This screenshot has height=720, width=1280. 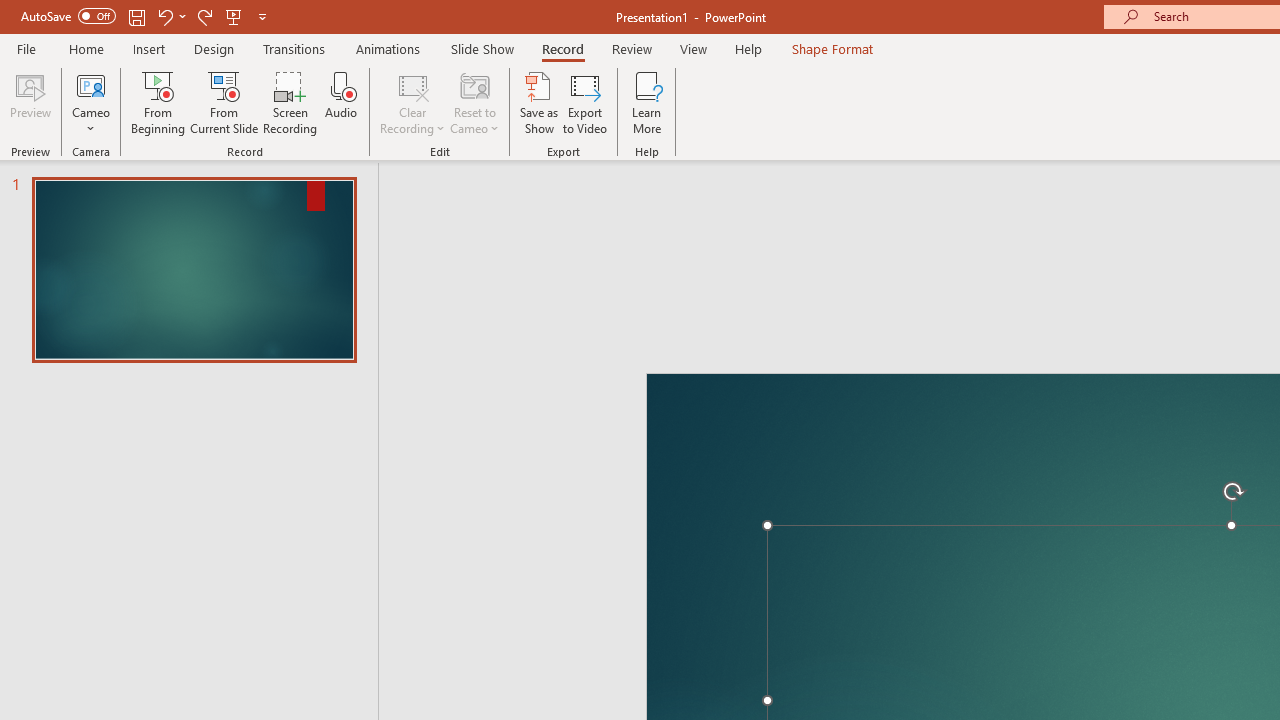 What do you see at coordinates (539, 103) in the screenshot?
I see `'Save as Show'` at bounding box center [539, 103].